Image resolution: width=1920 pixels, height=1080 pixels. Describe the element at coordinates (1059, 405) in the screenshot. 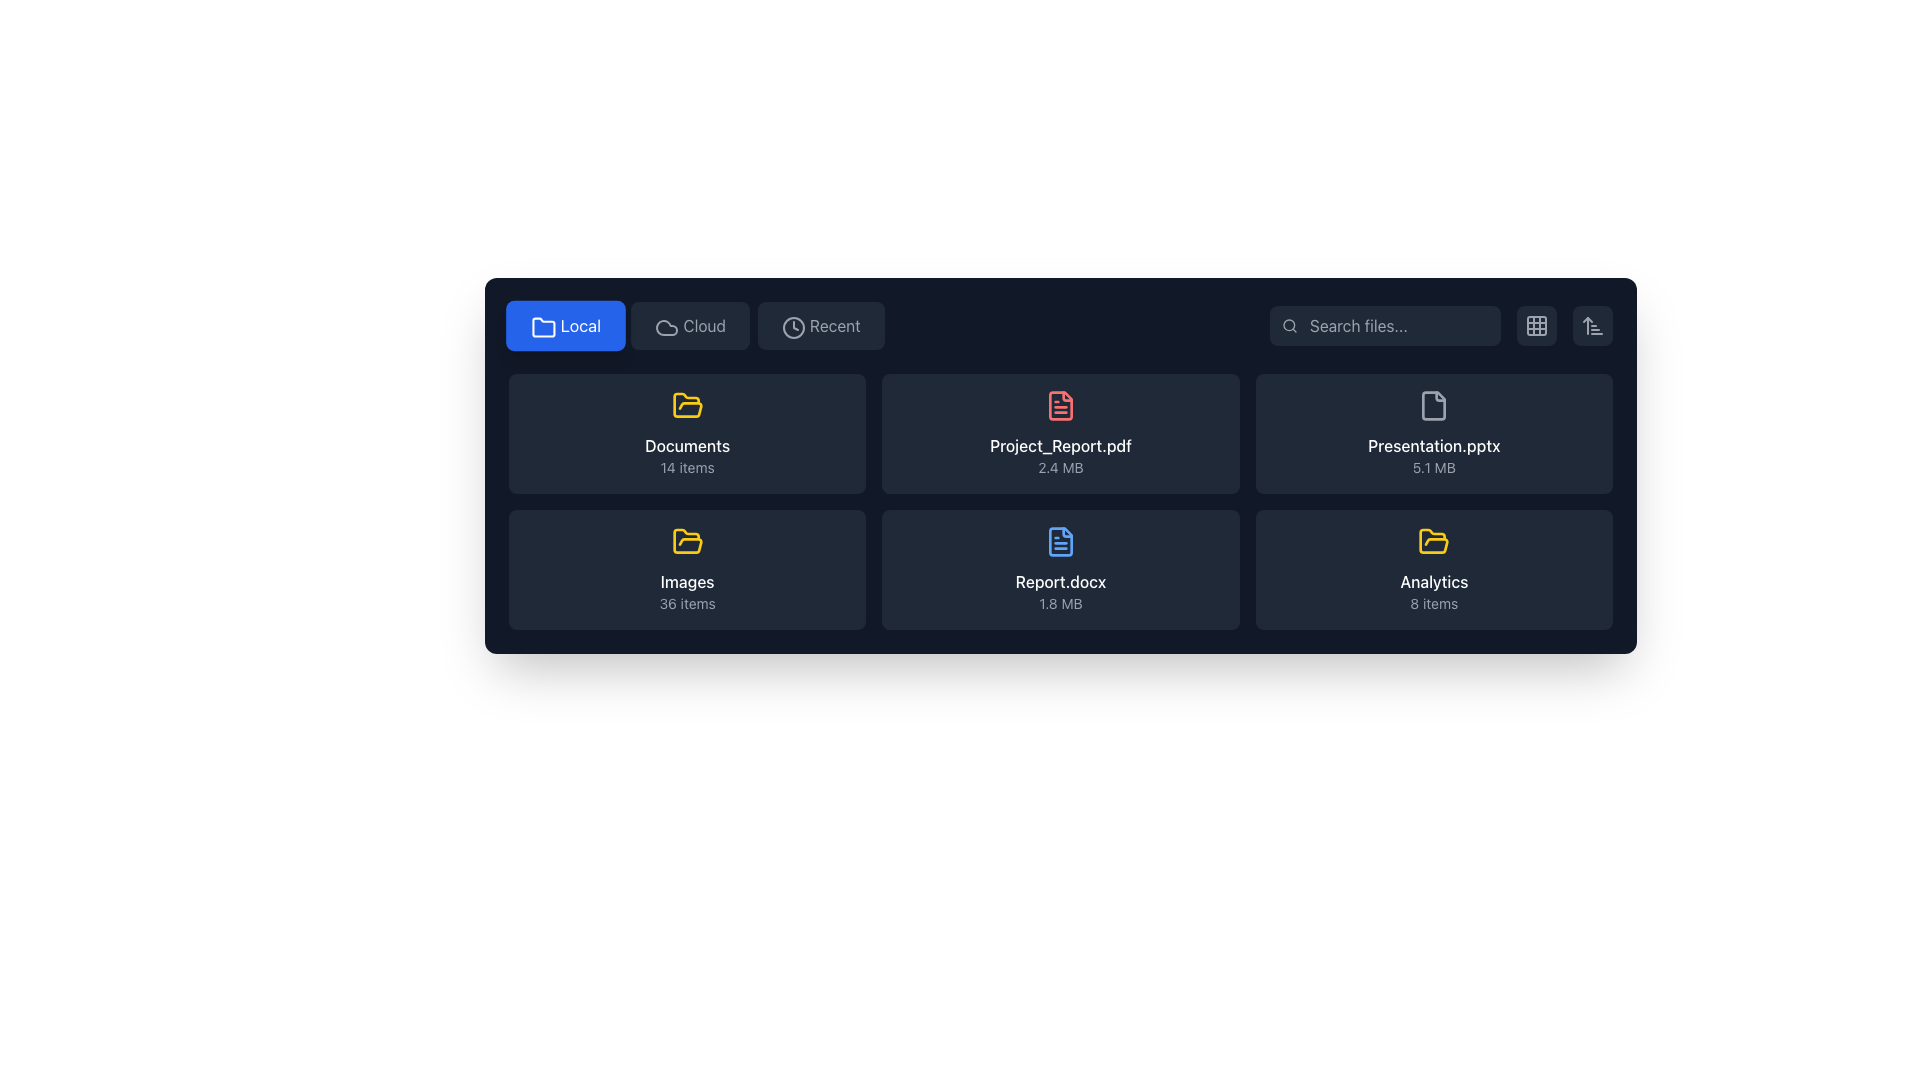

I see `the red document icon representing the 'Project_Report.pdf' file` at that location.